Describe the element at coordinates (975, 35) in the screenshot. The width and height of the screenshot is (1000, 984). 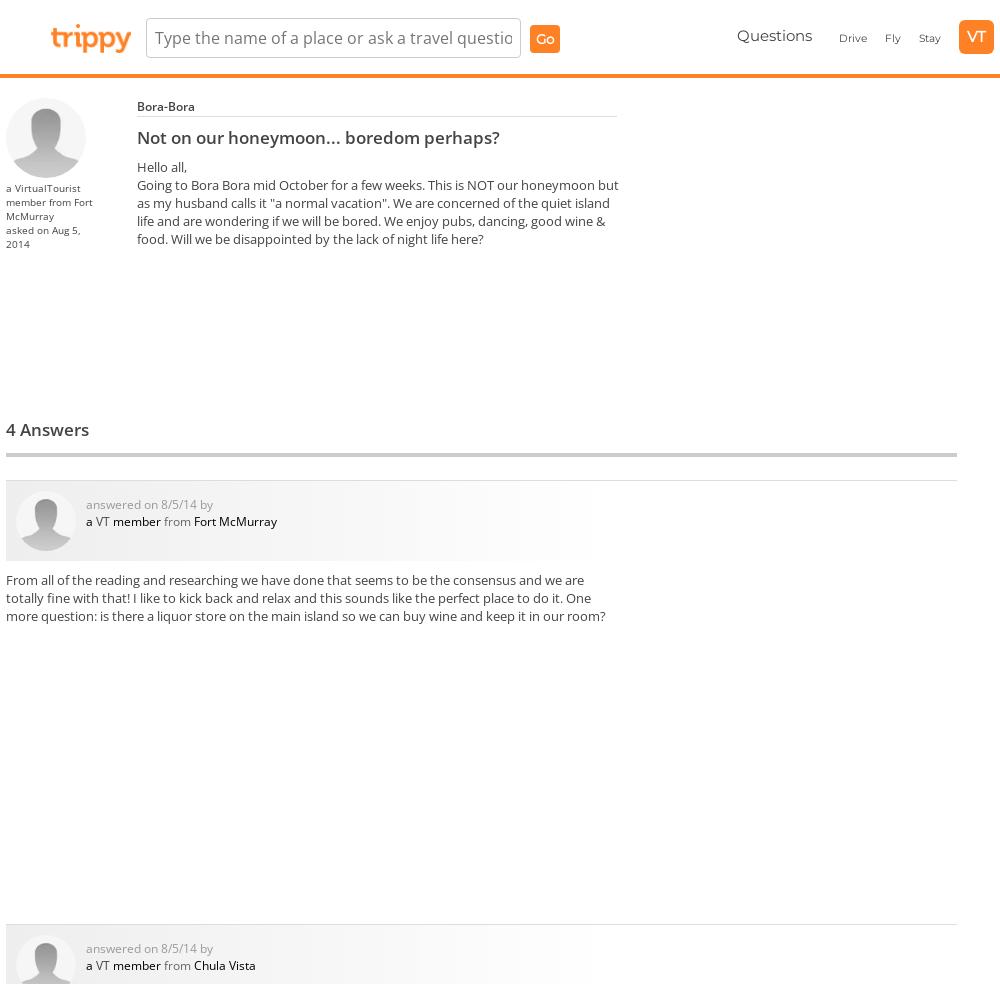
I see `'VT'` at that location.